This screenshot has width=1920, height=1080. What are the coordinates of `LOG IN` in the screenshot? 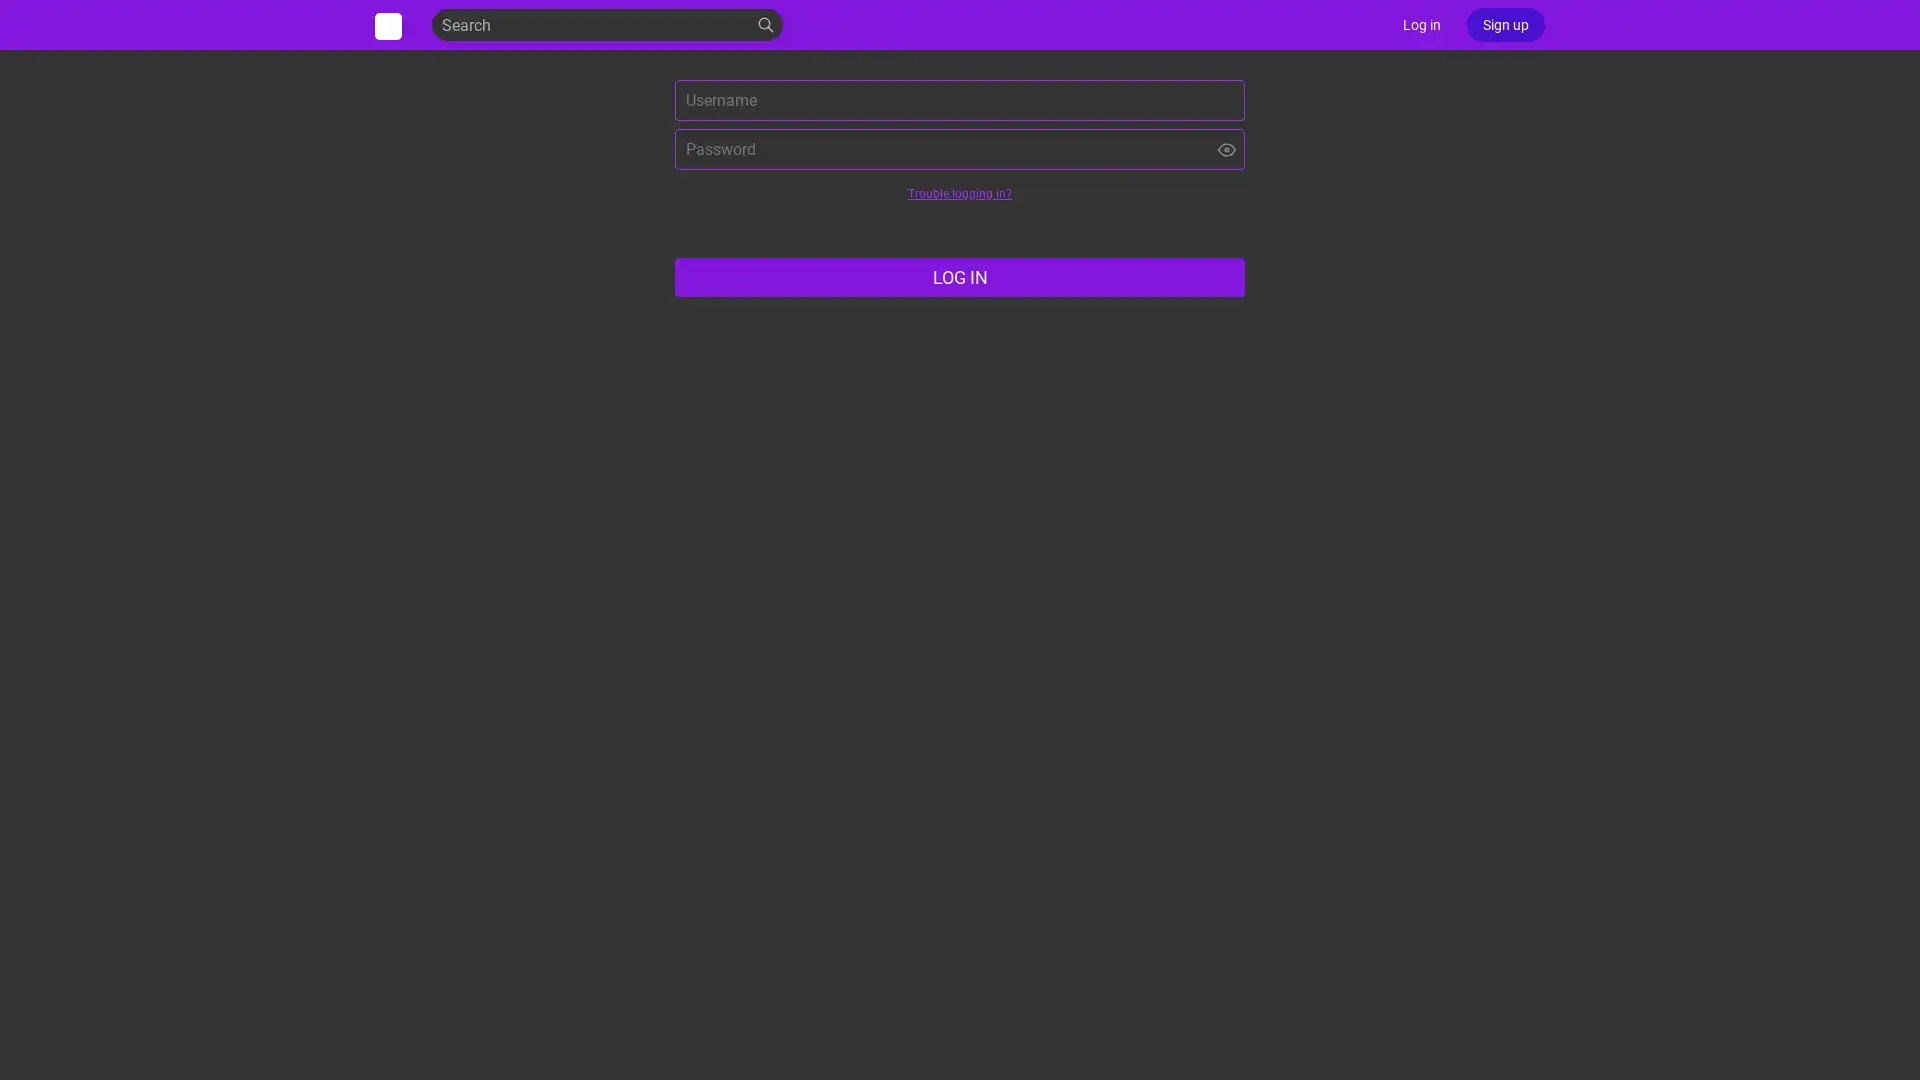 It's located at (960, 277).